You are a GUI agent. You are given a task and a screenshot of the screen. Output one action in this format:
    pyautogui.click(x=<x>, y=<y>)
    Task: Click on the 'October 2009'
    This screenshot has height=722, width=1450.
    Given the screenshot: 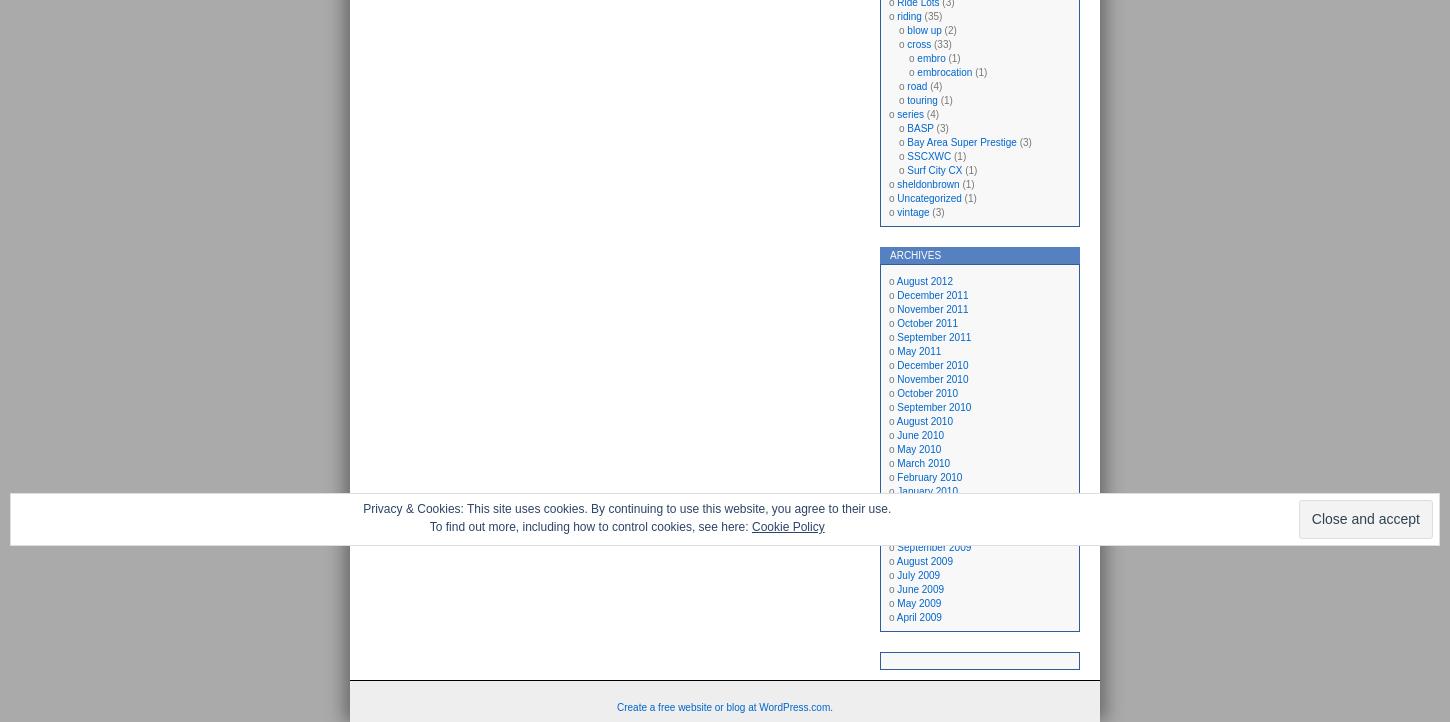 What is the action you would take?
    pyautogui.click(x=925, y=533)
    